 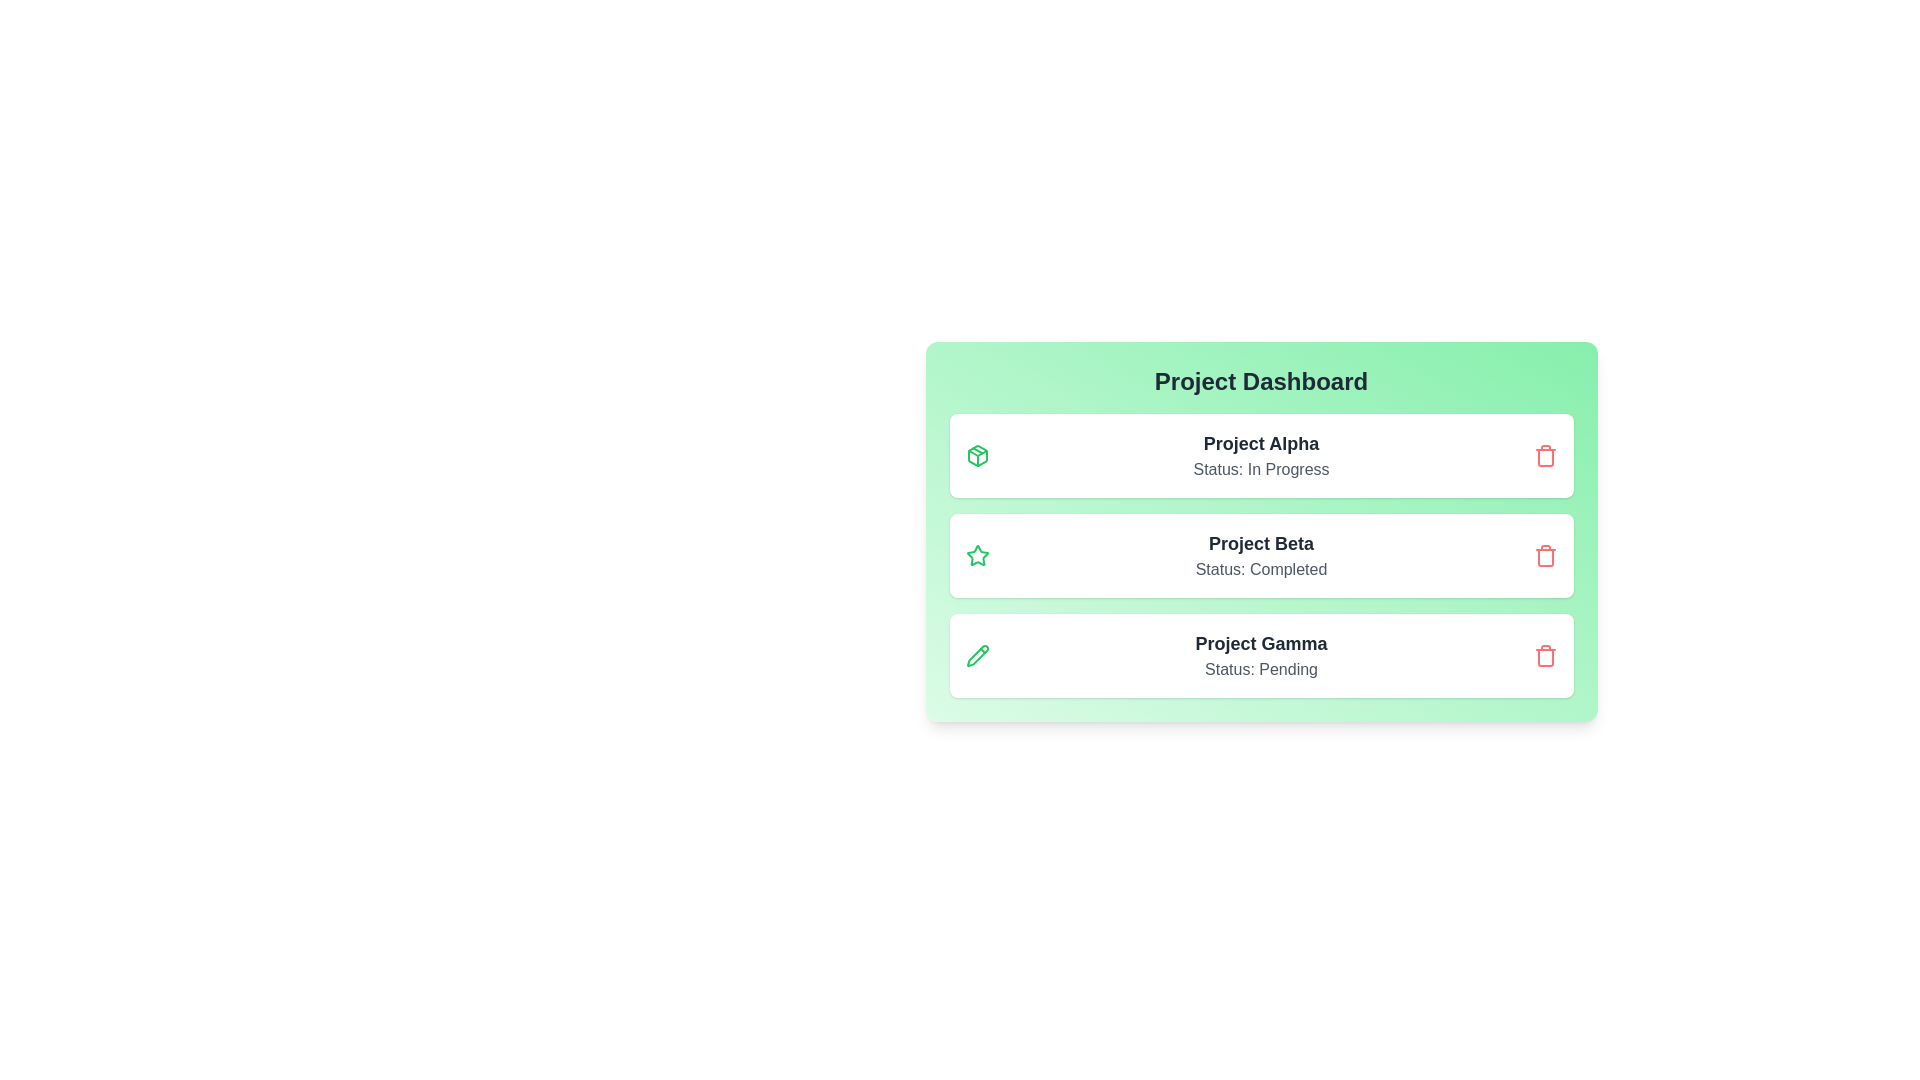 What do you see at coordinates (1544, 455) in the screenshot?
I see `the delete button for the project Project Alpha` at bounding box center [1544, 455].